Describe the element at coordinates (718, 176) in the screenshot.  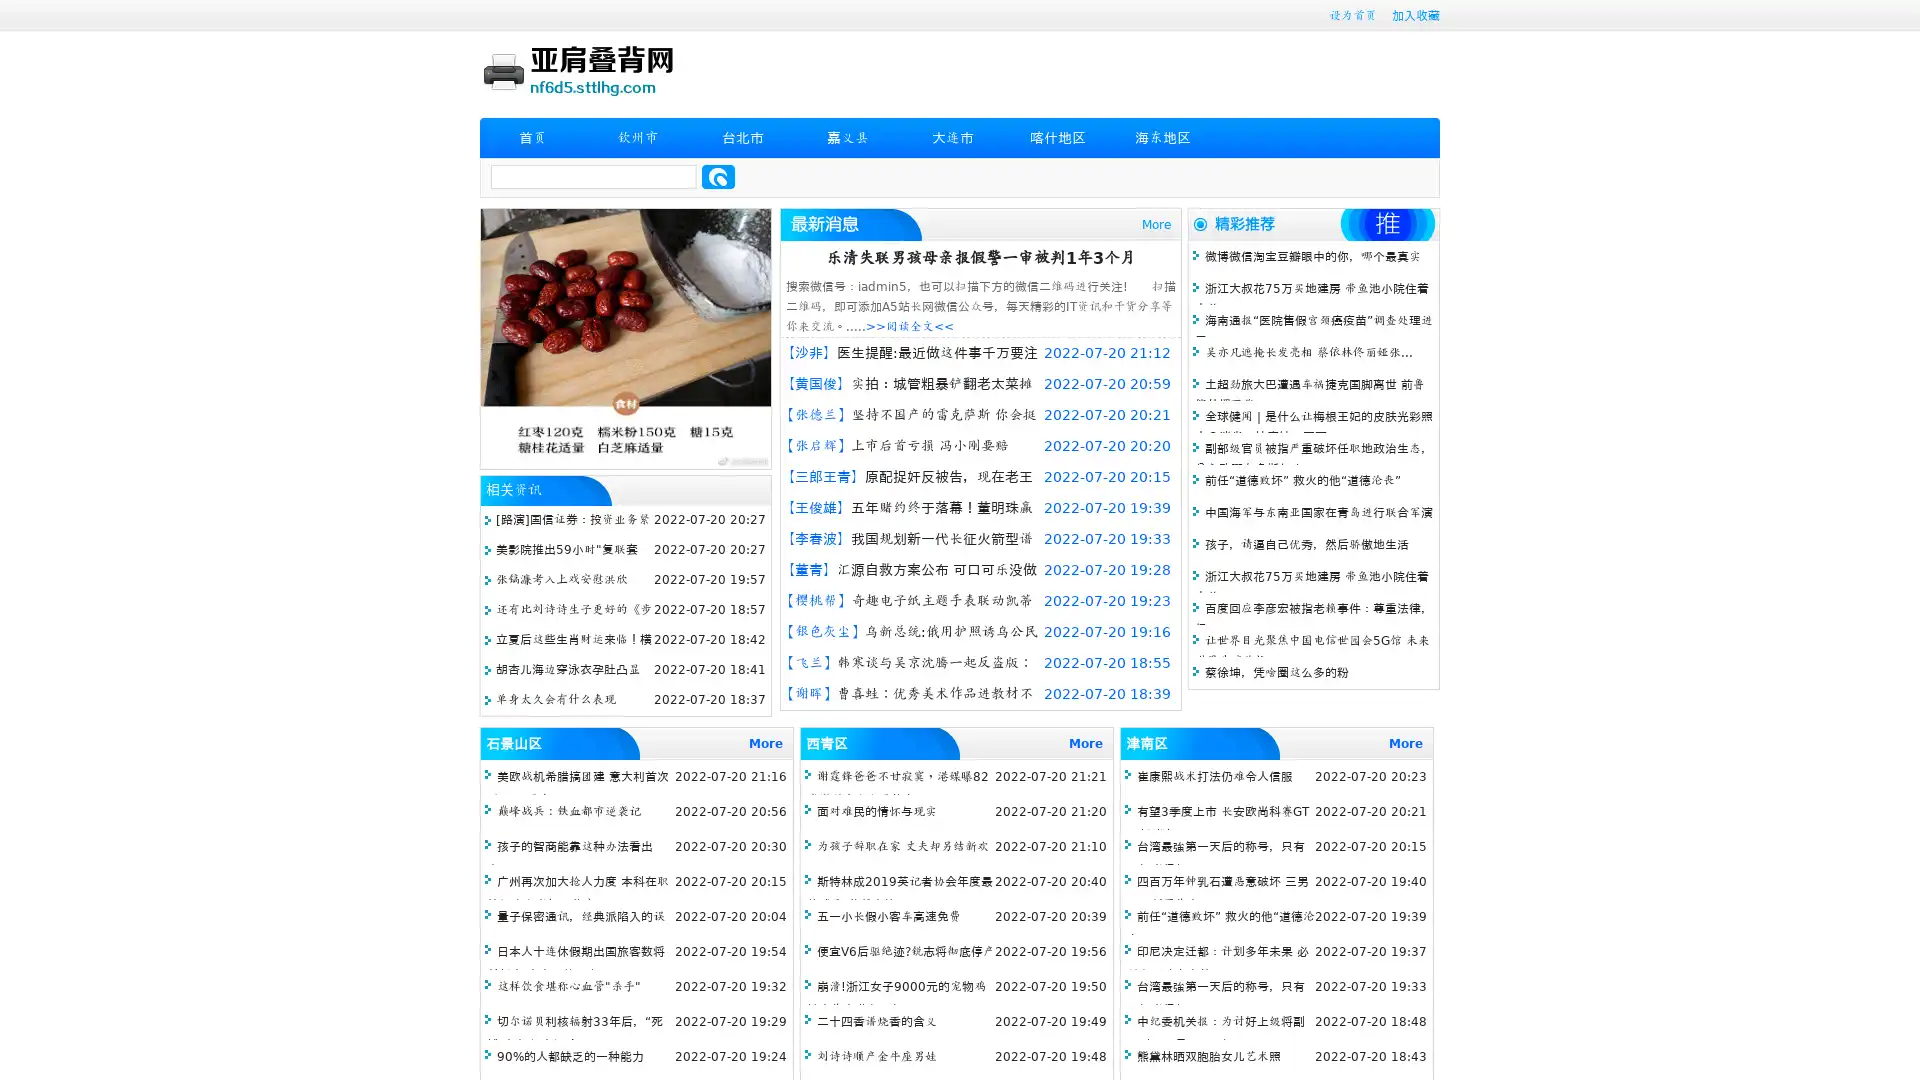
I see `Search` at that location.